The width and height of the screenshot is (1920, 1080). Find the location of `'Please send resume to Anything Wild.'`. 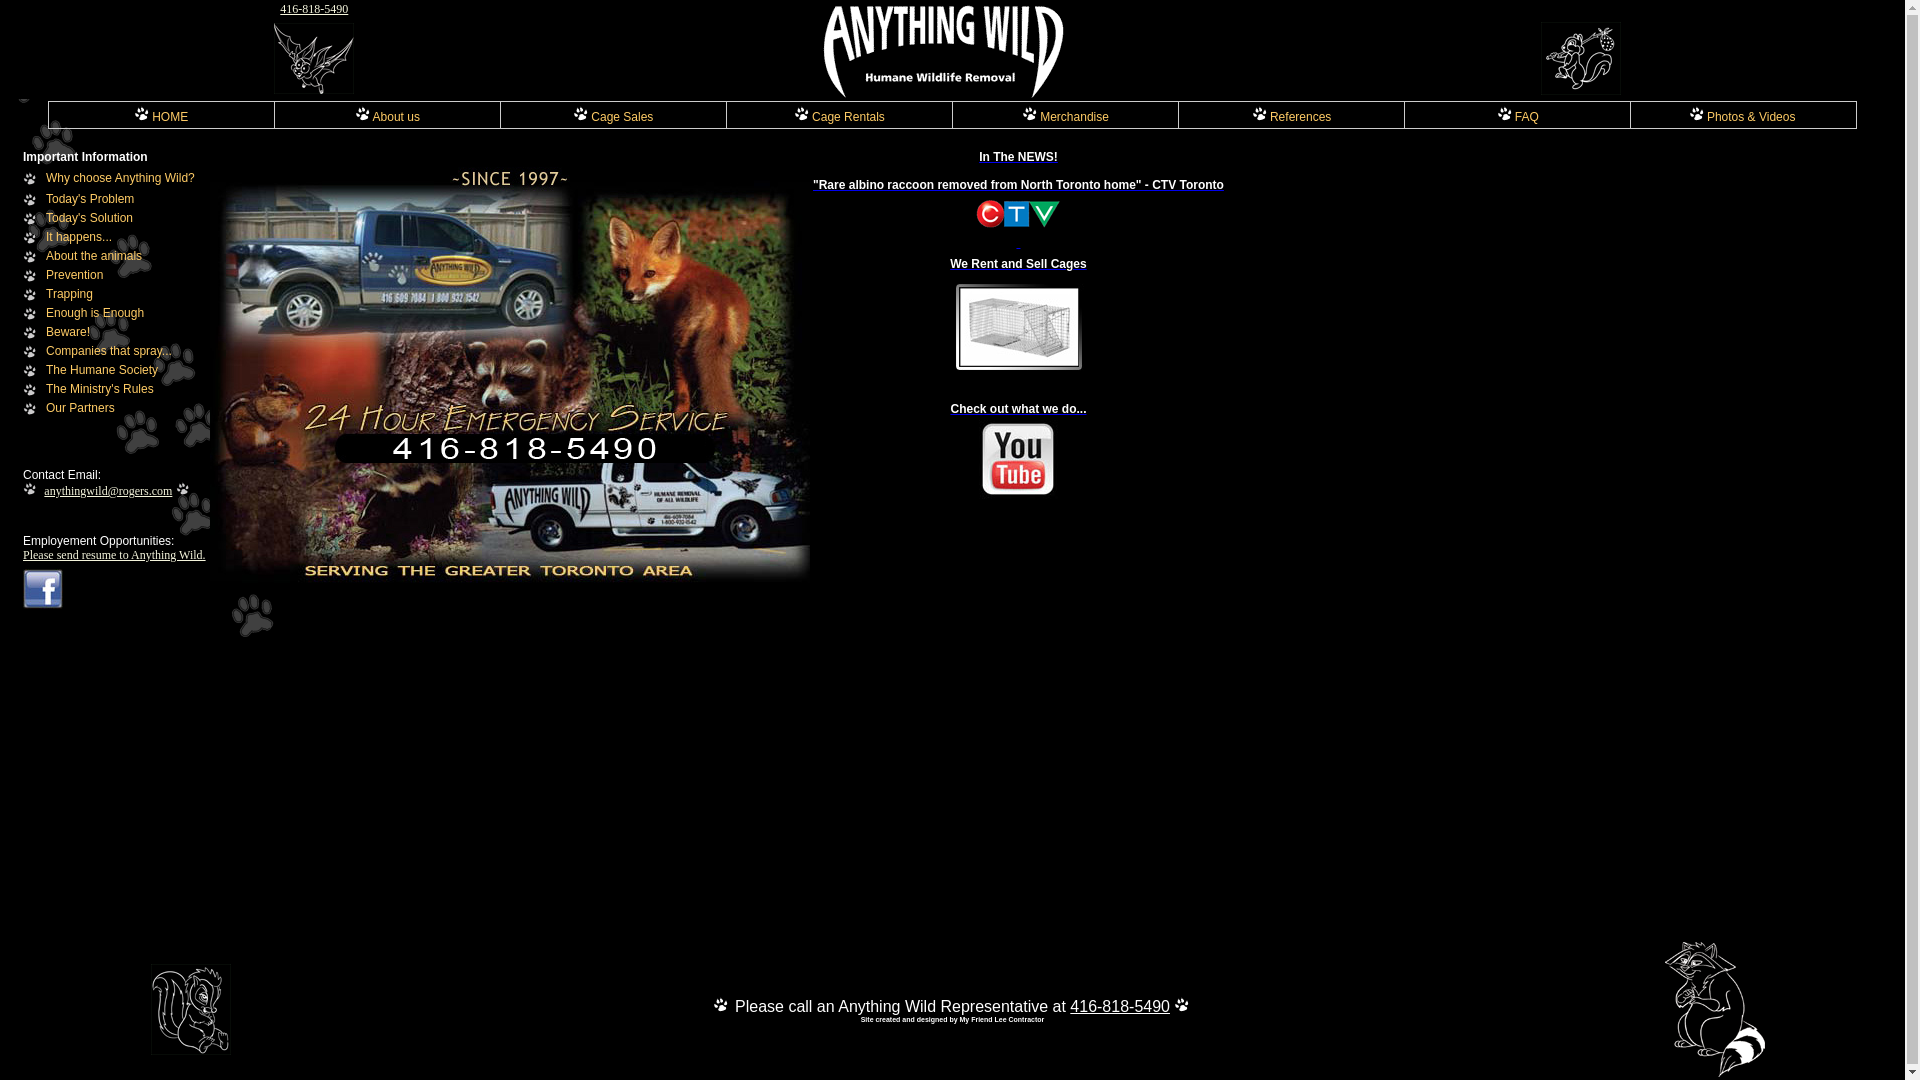

'Please send resume to Anything Wild.' is located at coordinates (113, 555).